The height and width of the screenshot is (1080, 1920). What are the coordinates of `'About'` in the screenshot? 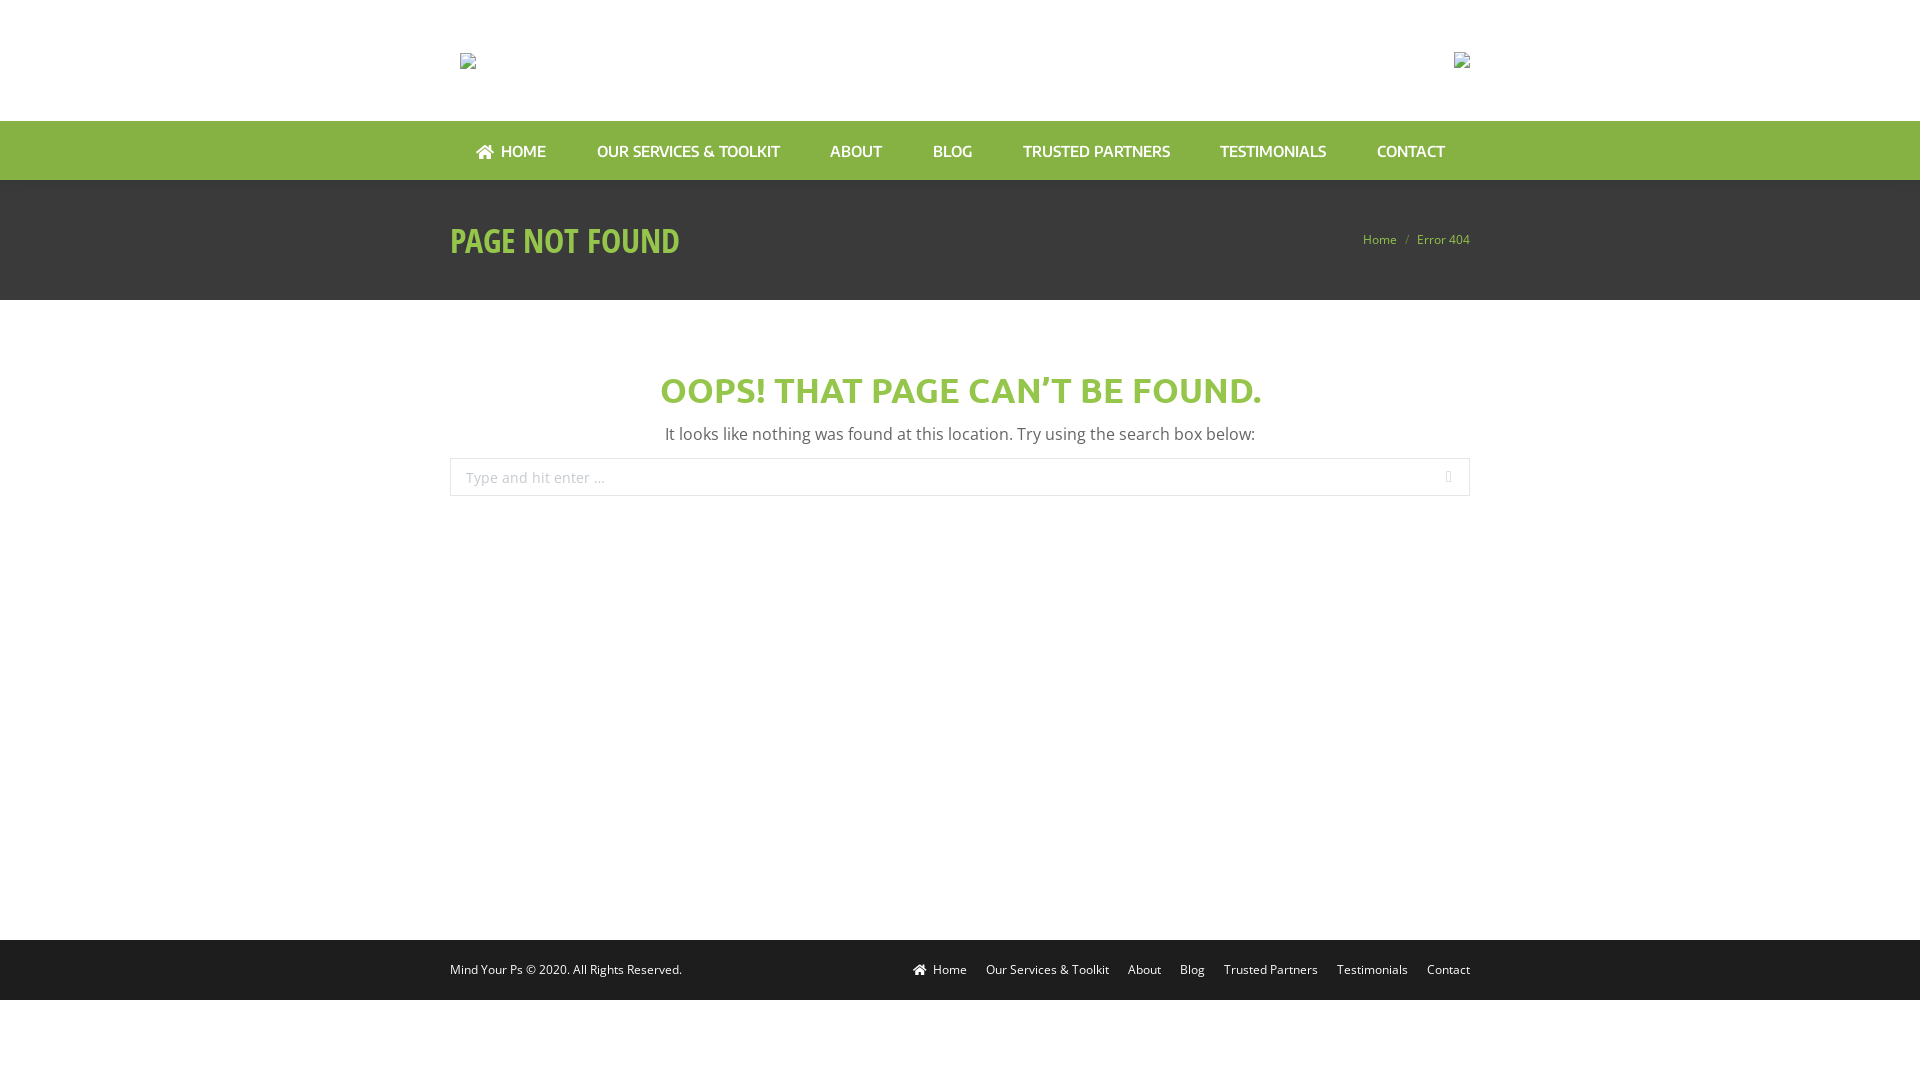 It's located at (1144, 968).